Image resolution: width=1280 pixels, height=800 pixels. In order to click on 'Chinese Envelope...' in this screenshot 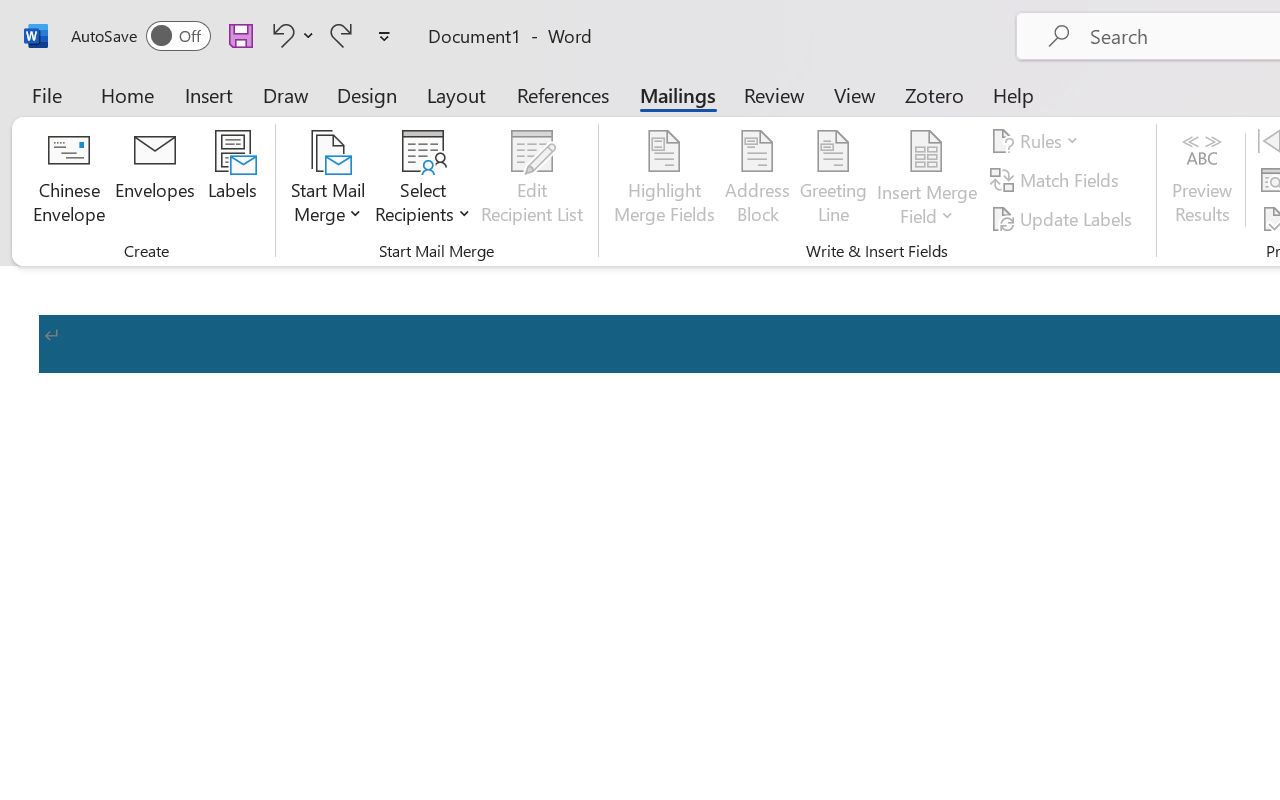, I will do `click(69, 179)`.